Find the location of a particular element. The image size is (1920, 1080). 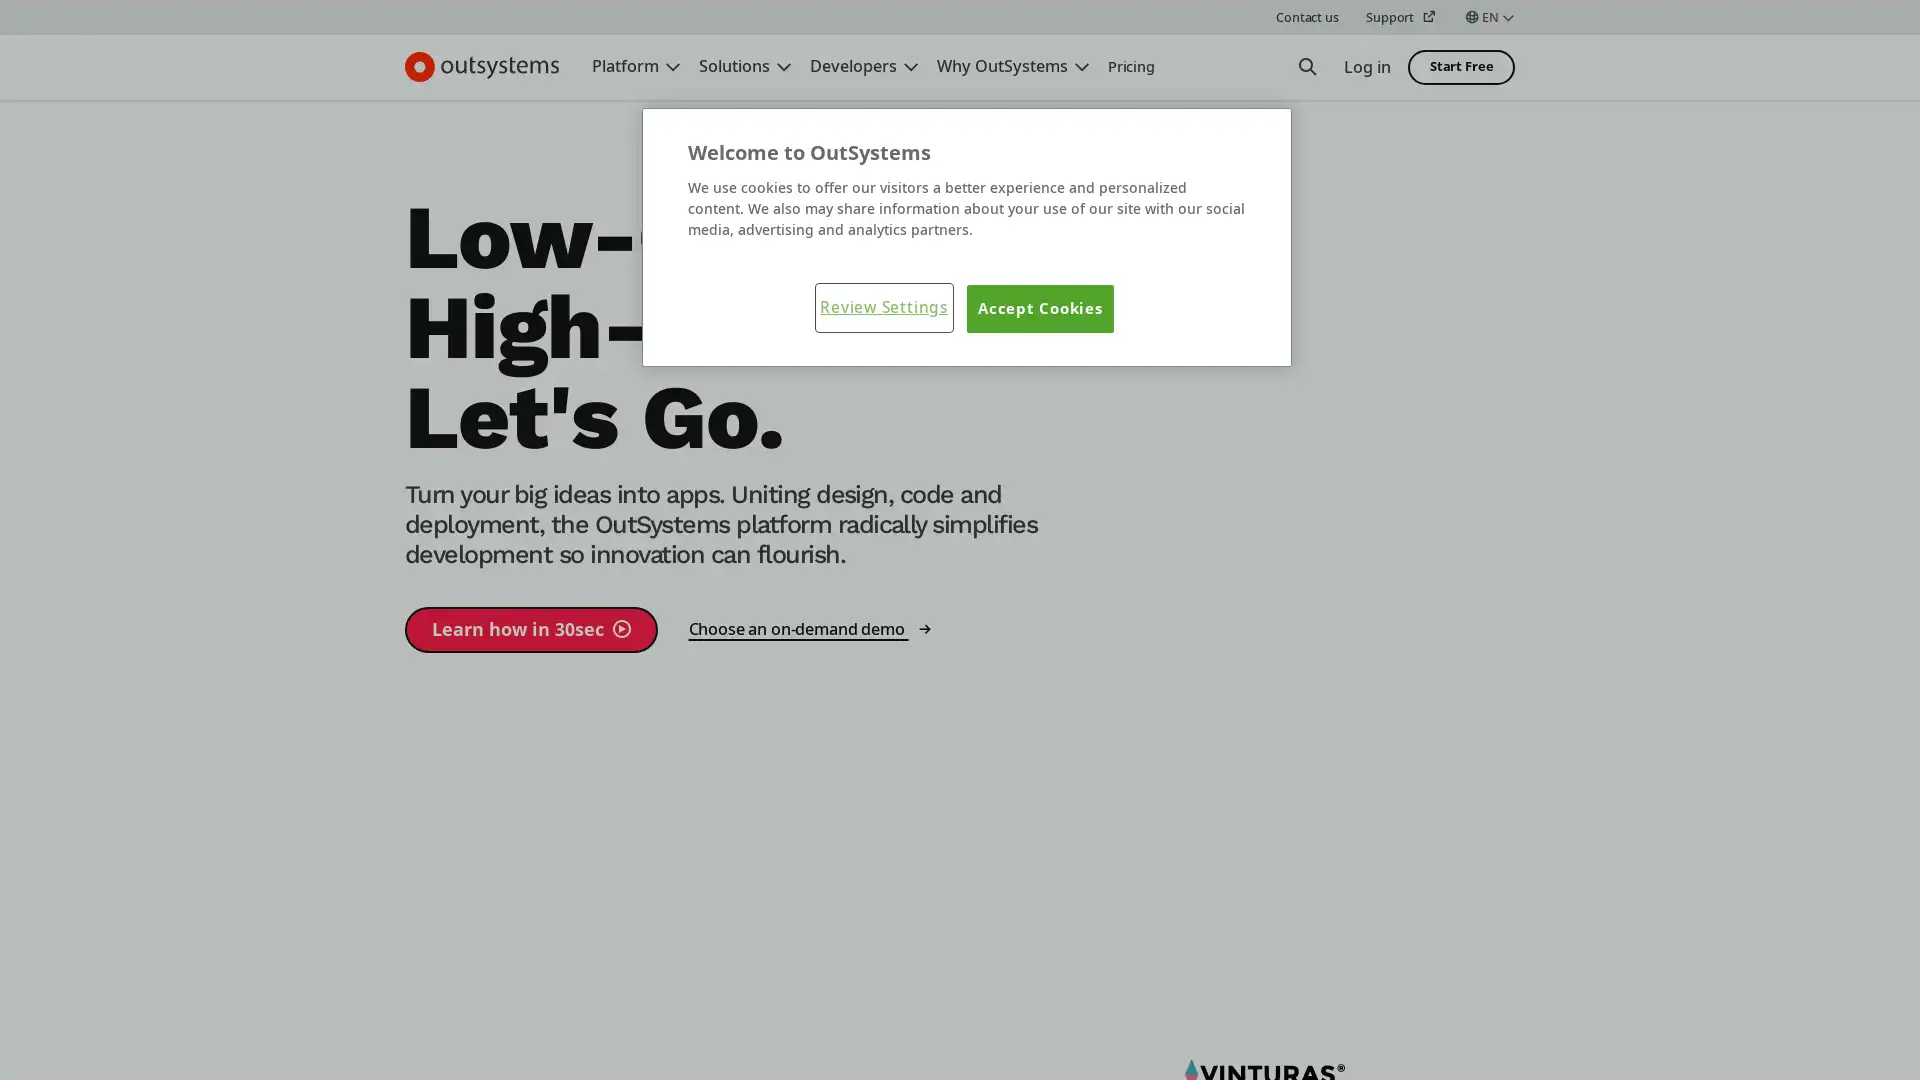

Platform is located at coordinates (634, 65).